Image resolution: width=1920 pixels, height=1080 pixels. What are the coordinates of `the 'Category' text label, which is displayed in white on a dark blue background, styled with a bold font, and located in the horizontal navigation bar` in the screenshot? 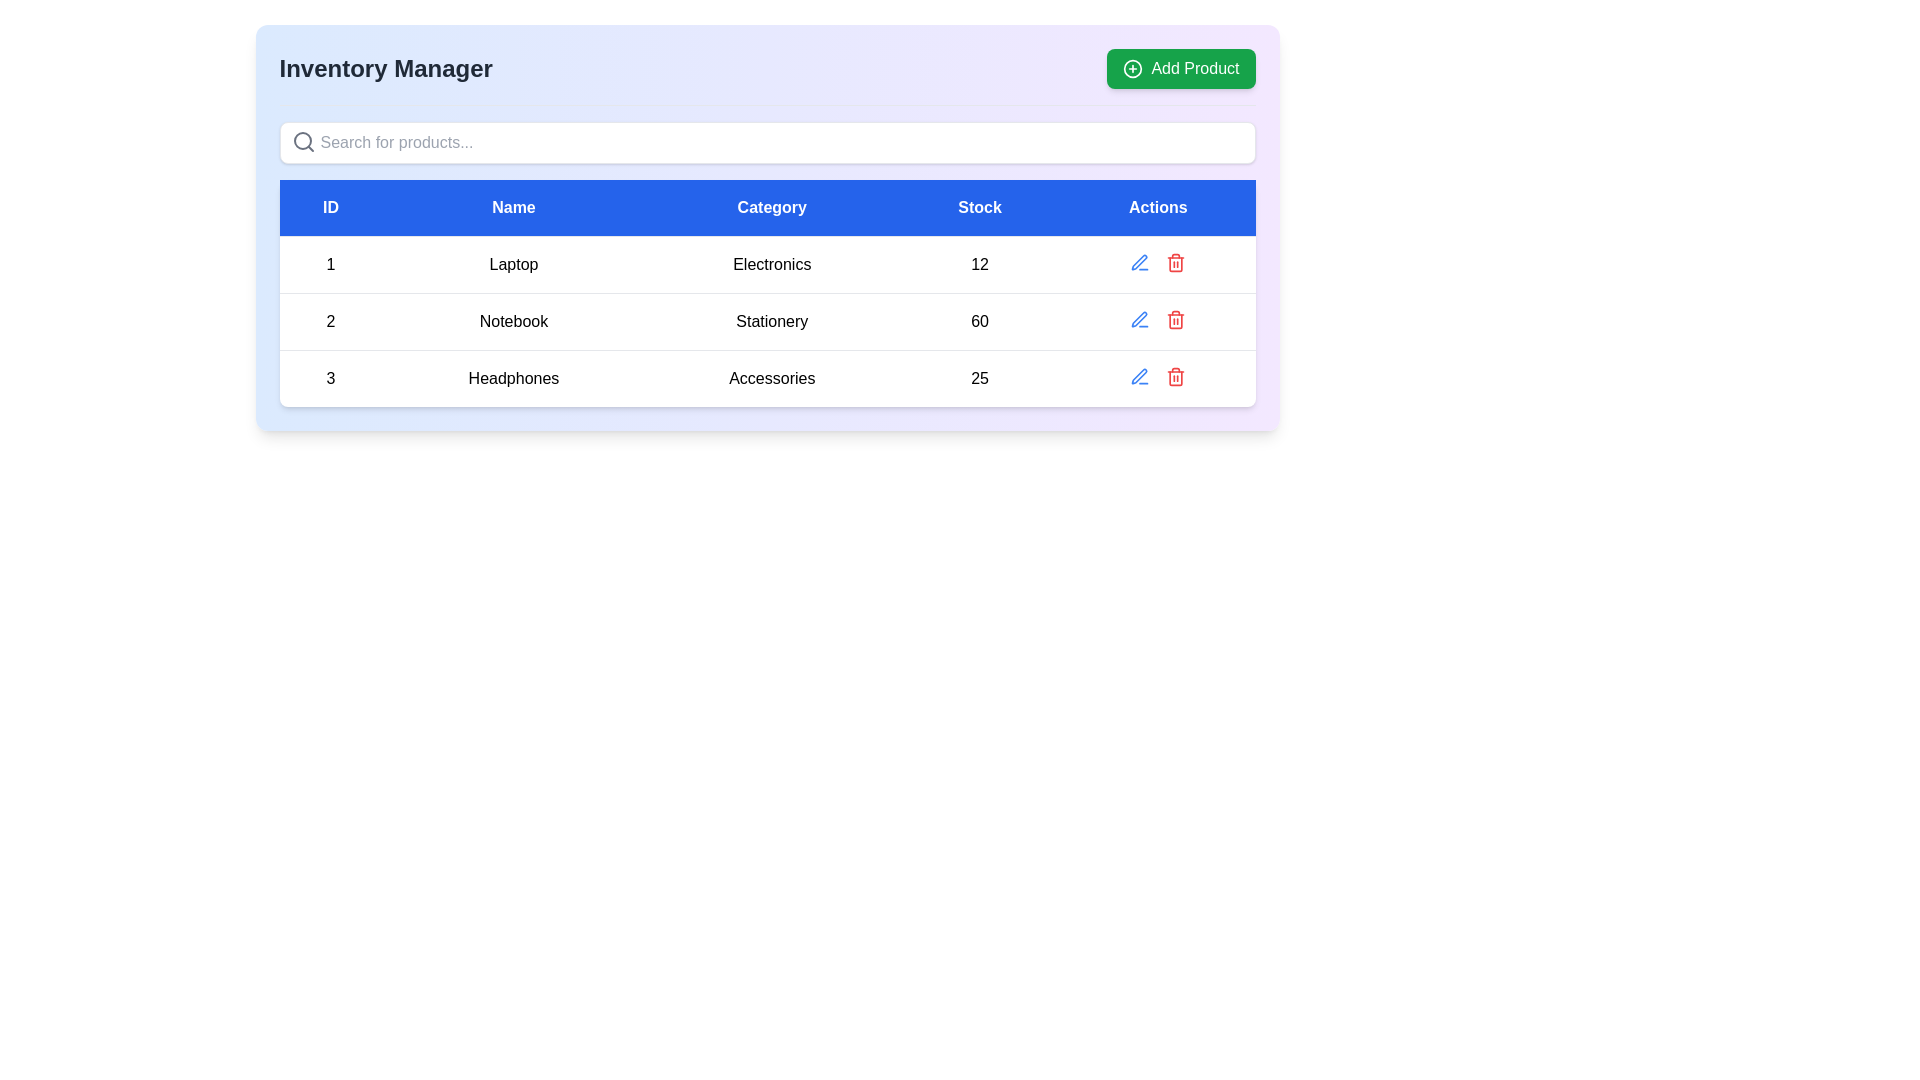 It's located at (771, 208).